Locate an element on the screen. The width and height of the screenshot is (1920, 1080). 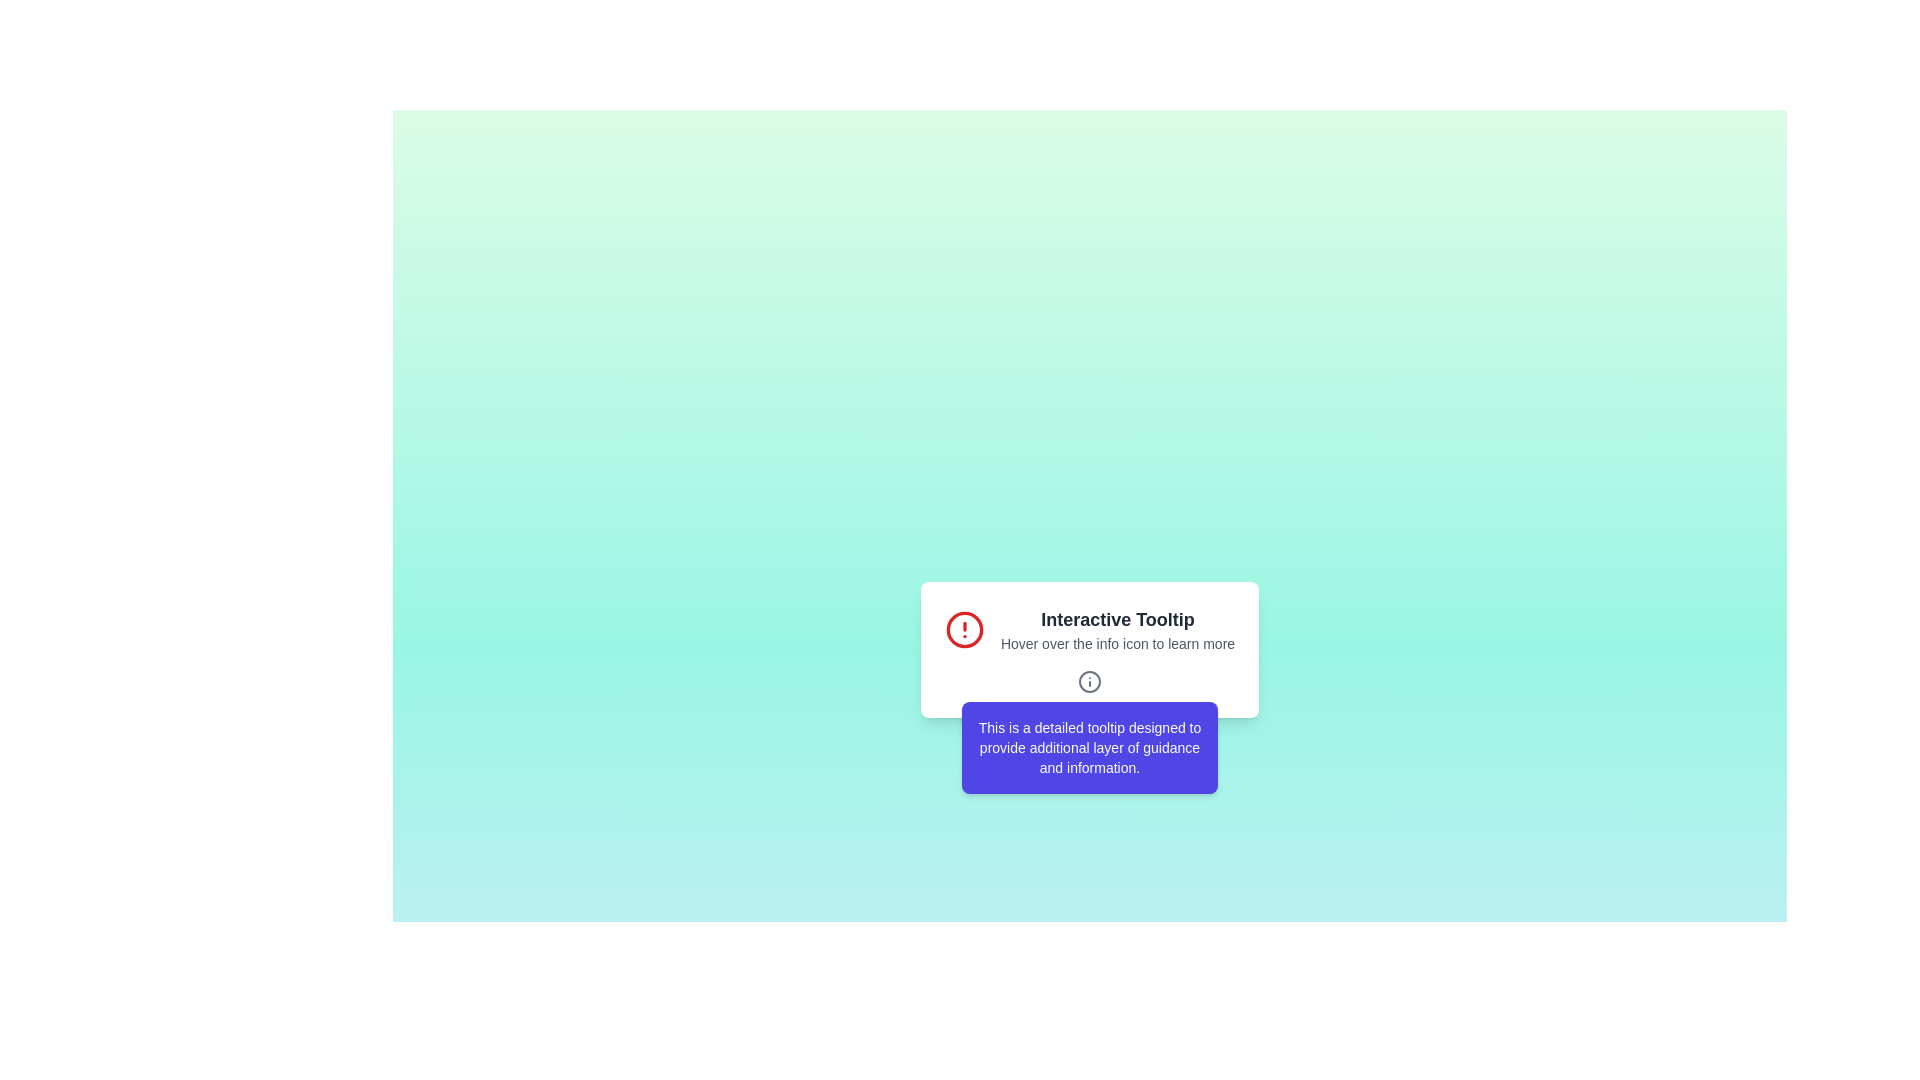
displayed information from the Informational Tooltip, which provides context and clarification for the user is located at coordinates (1088, 650).